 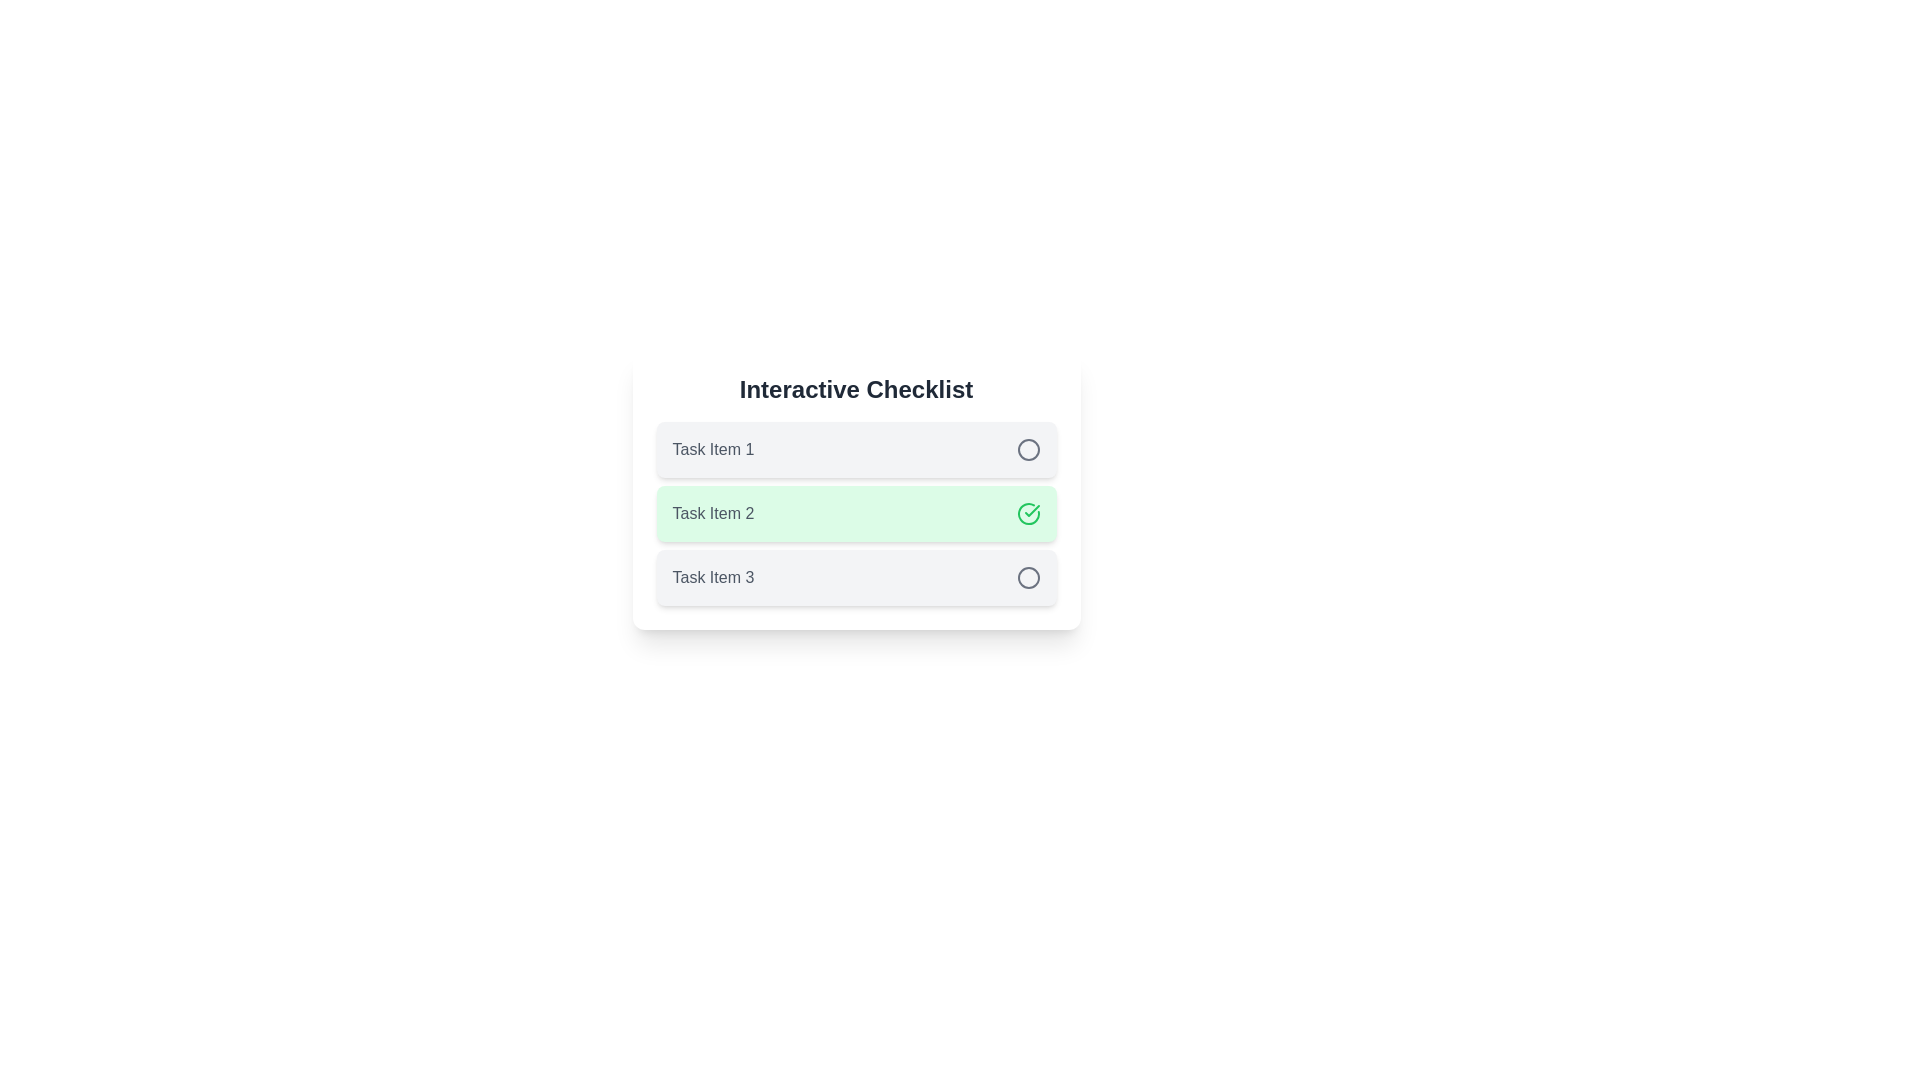 I want to click on the interactive element associated with task item Task Item 3 to view its content, so click(x=1028, y=578).